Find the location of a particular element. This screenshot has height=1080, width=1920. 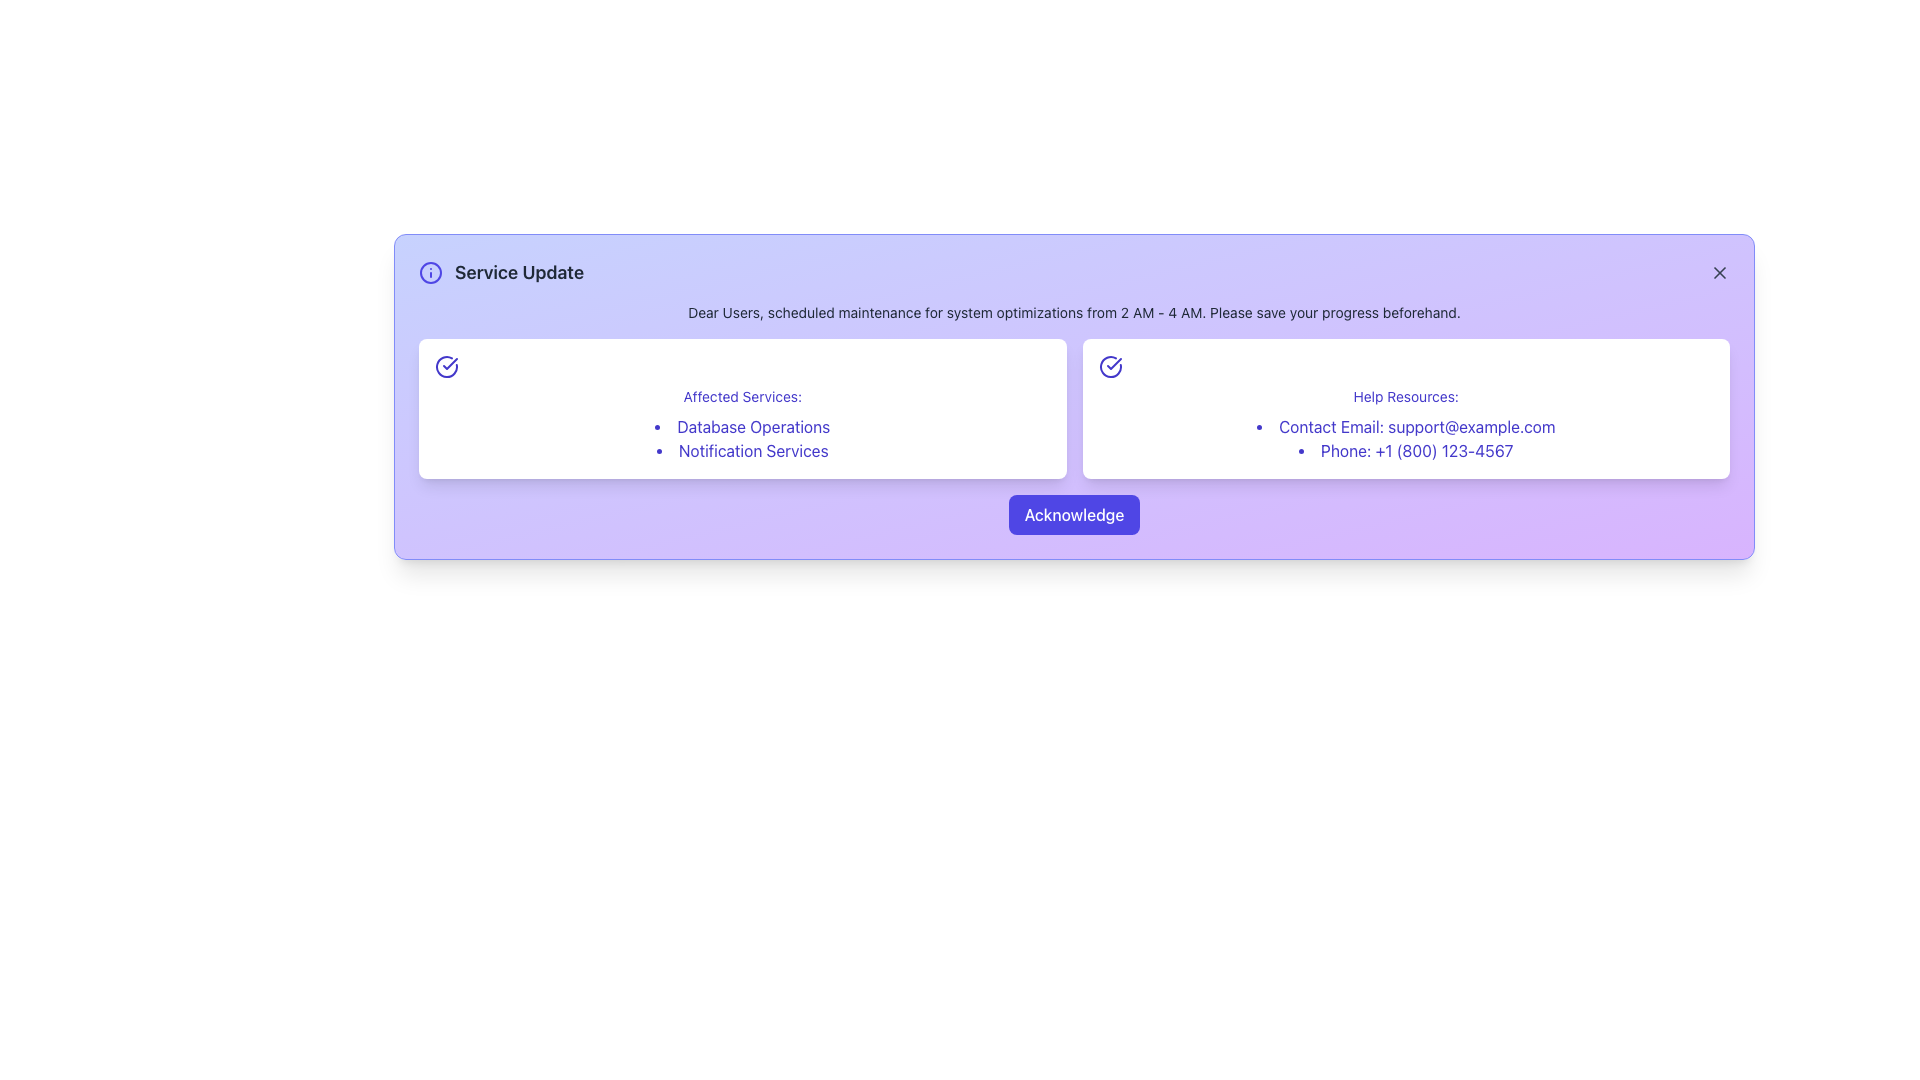

the checkmark icon that is part of an SVG graphic located inside the left highlighted box of the dialog is located at coordinates (449, 363).